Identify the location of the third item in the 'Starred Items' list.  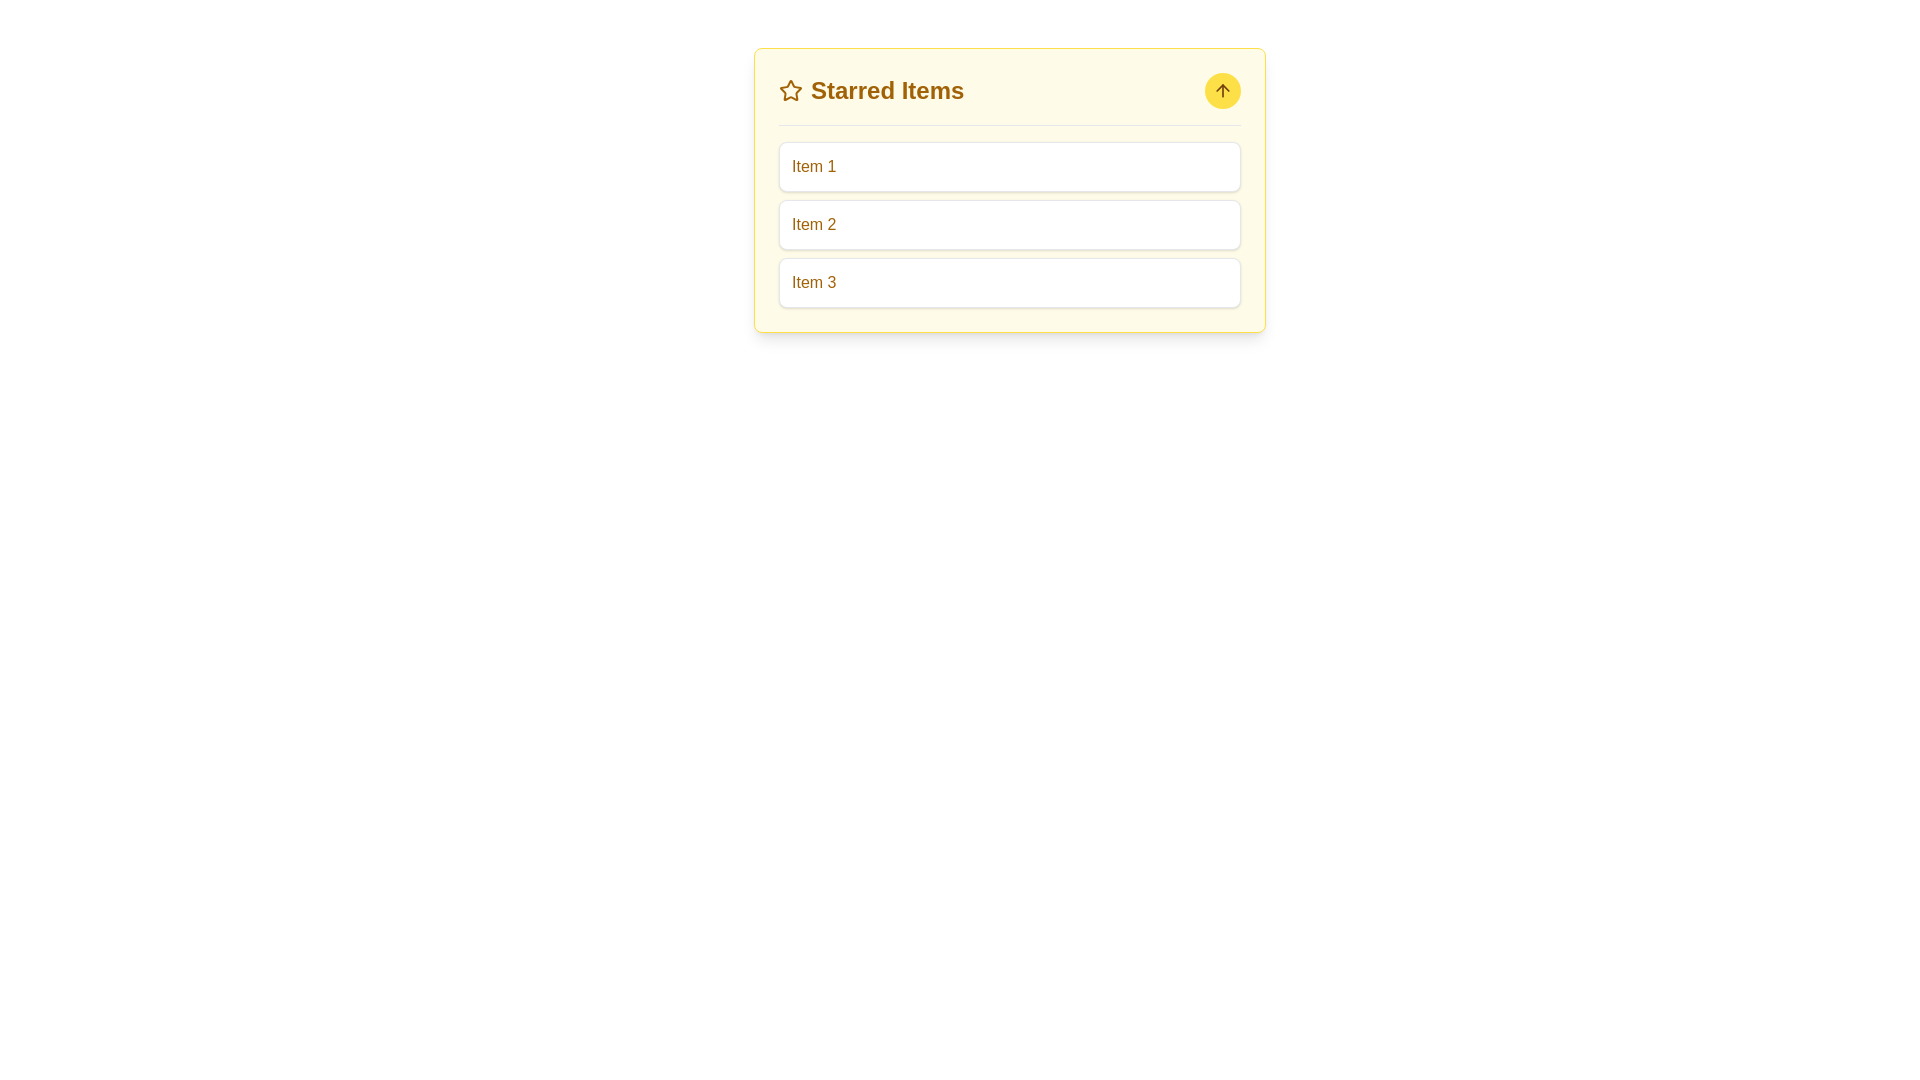
(1009, 282).